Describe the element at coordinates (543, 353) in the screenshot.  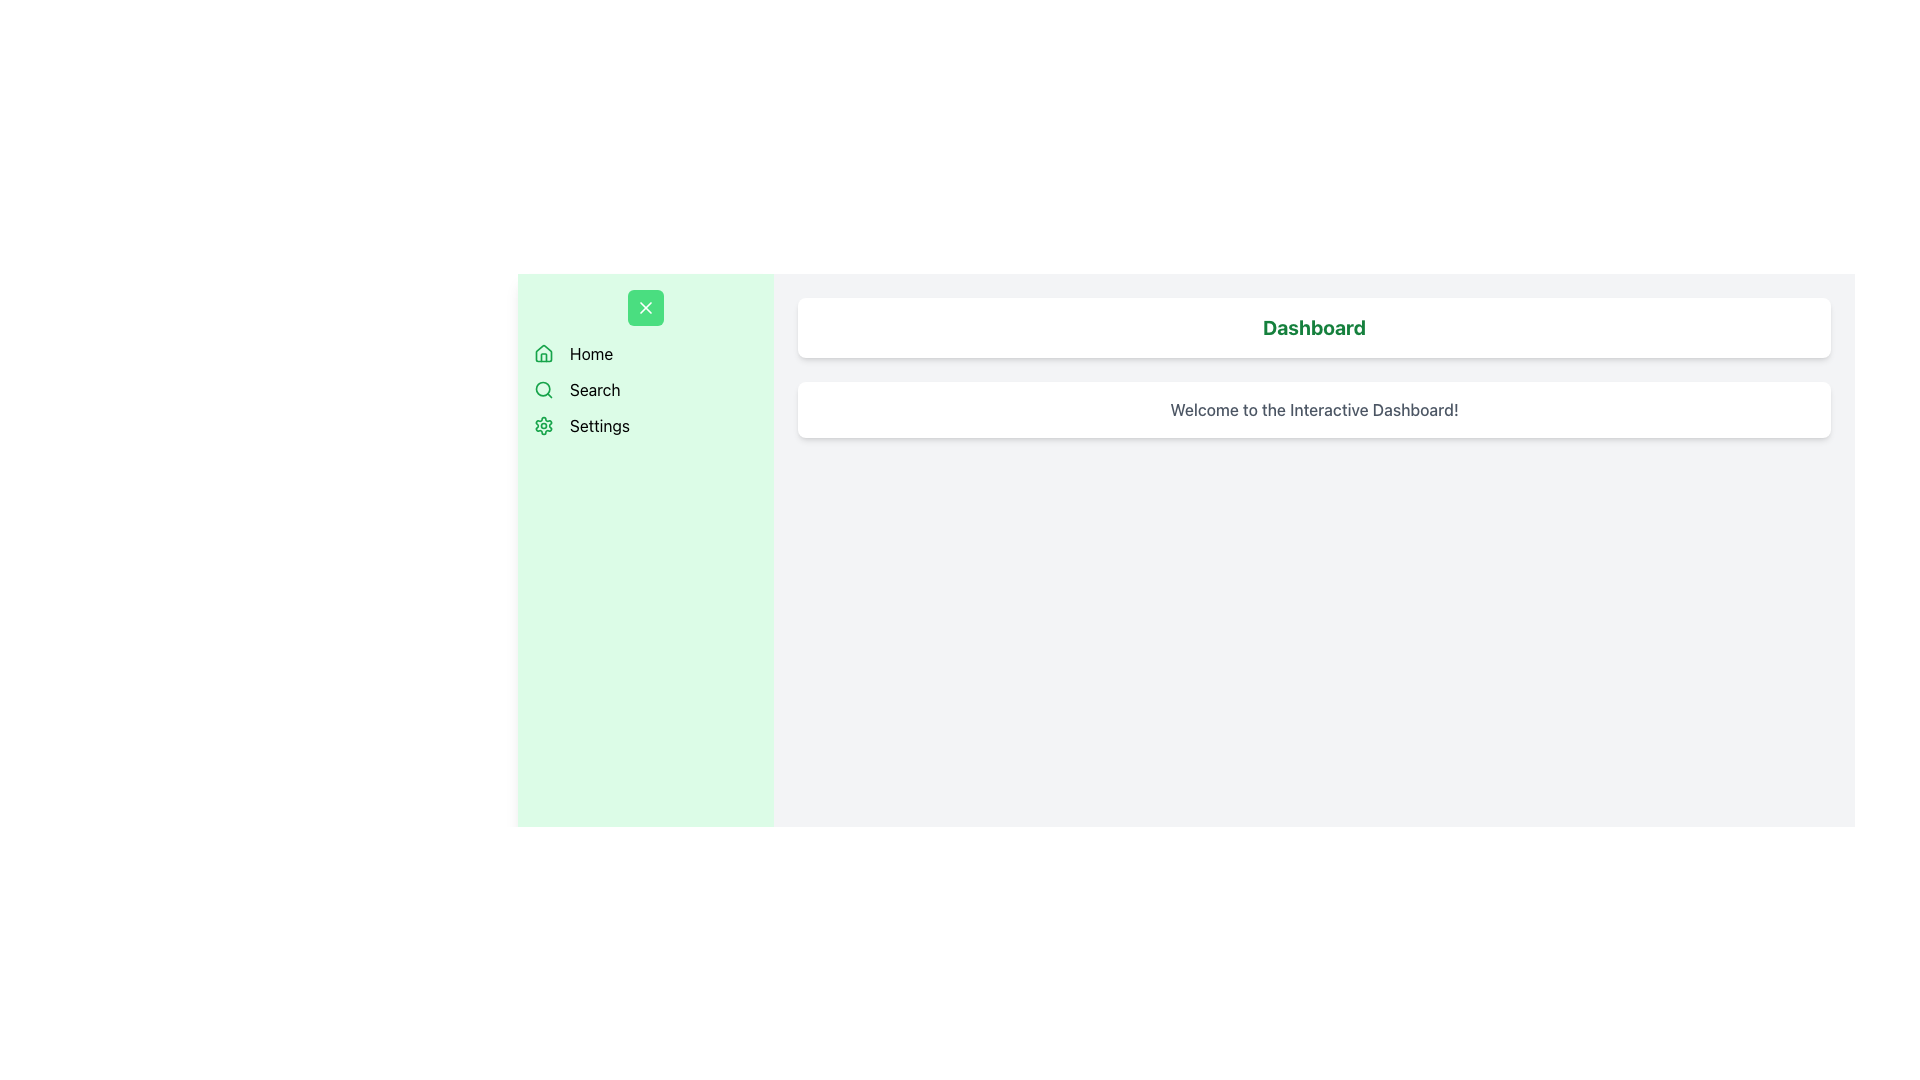
I see `the green house icon located in the top-left section of the interface, next to the 'Home' label` at that location.